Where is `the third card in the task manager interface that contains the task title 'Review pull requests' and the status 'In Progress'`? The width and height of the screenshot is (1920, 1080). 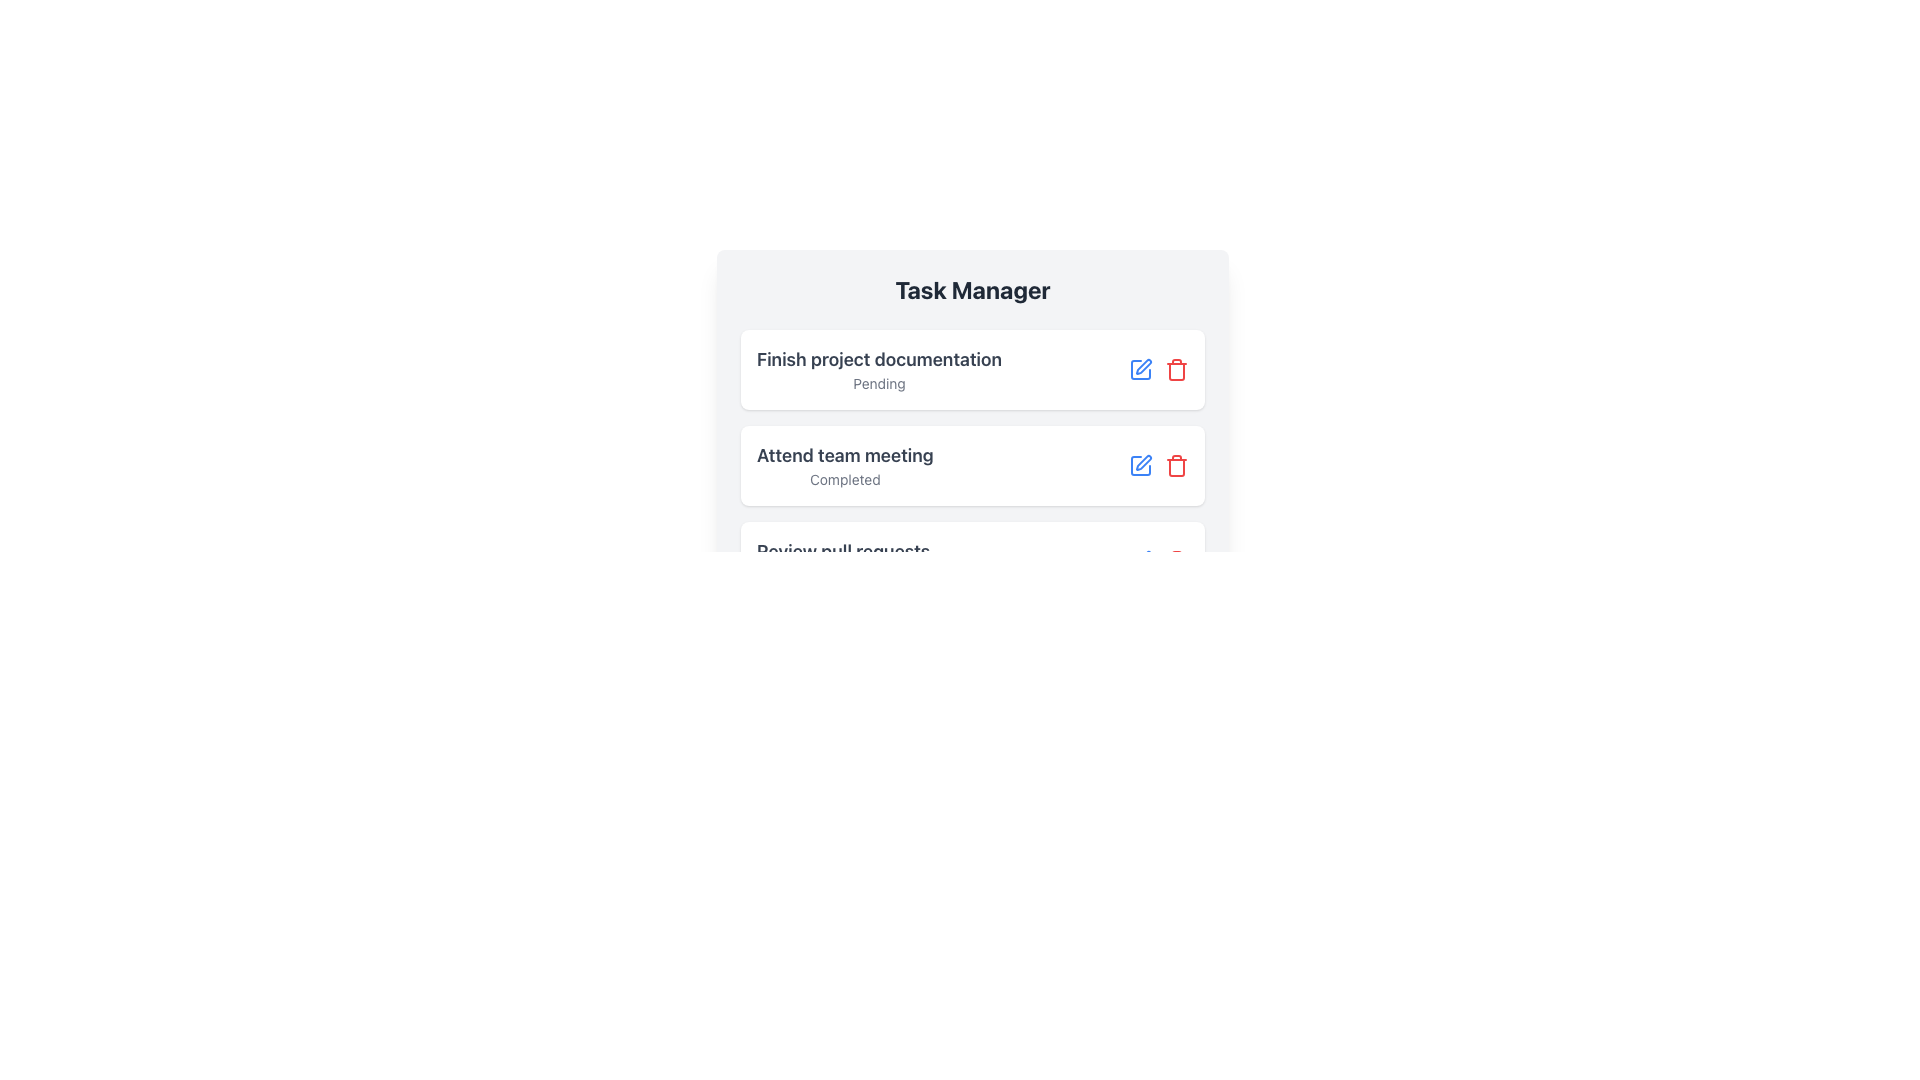
the third card in the task manager interface that contains the task title 'Review pull requests' and the status 'In Progress' is located at coordinates (973, 562).